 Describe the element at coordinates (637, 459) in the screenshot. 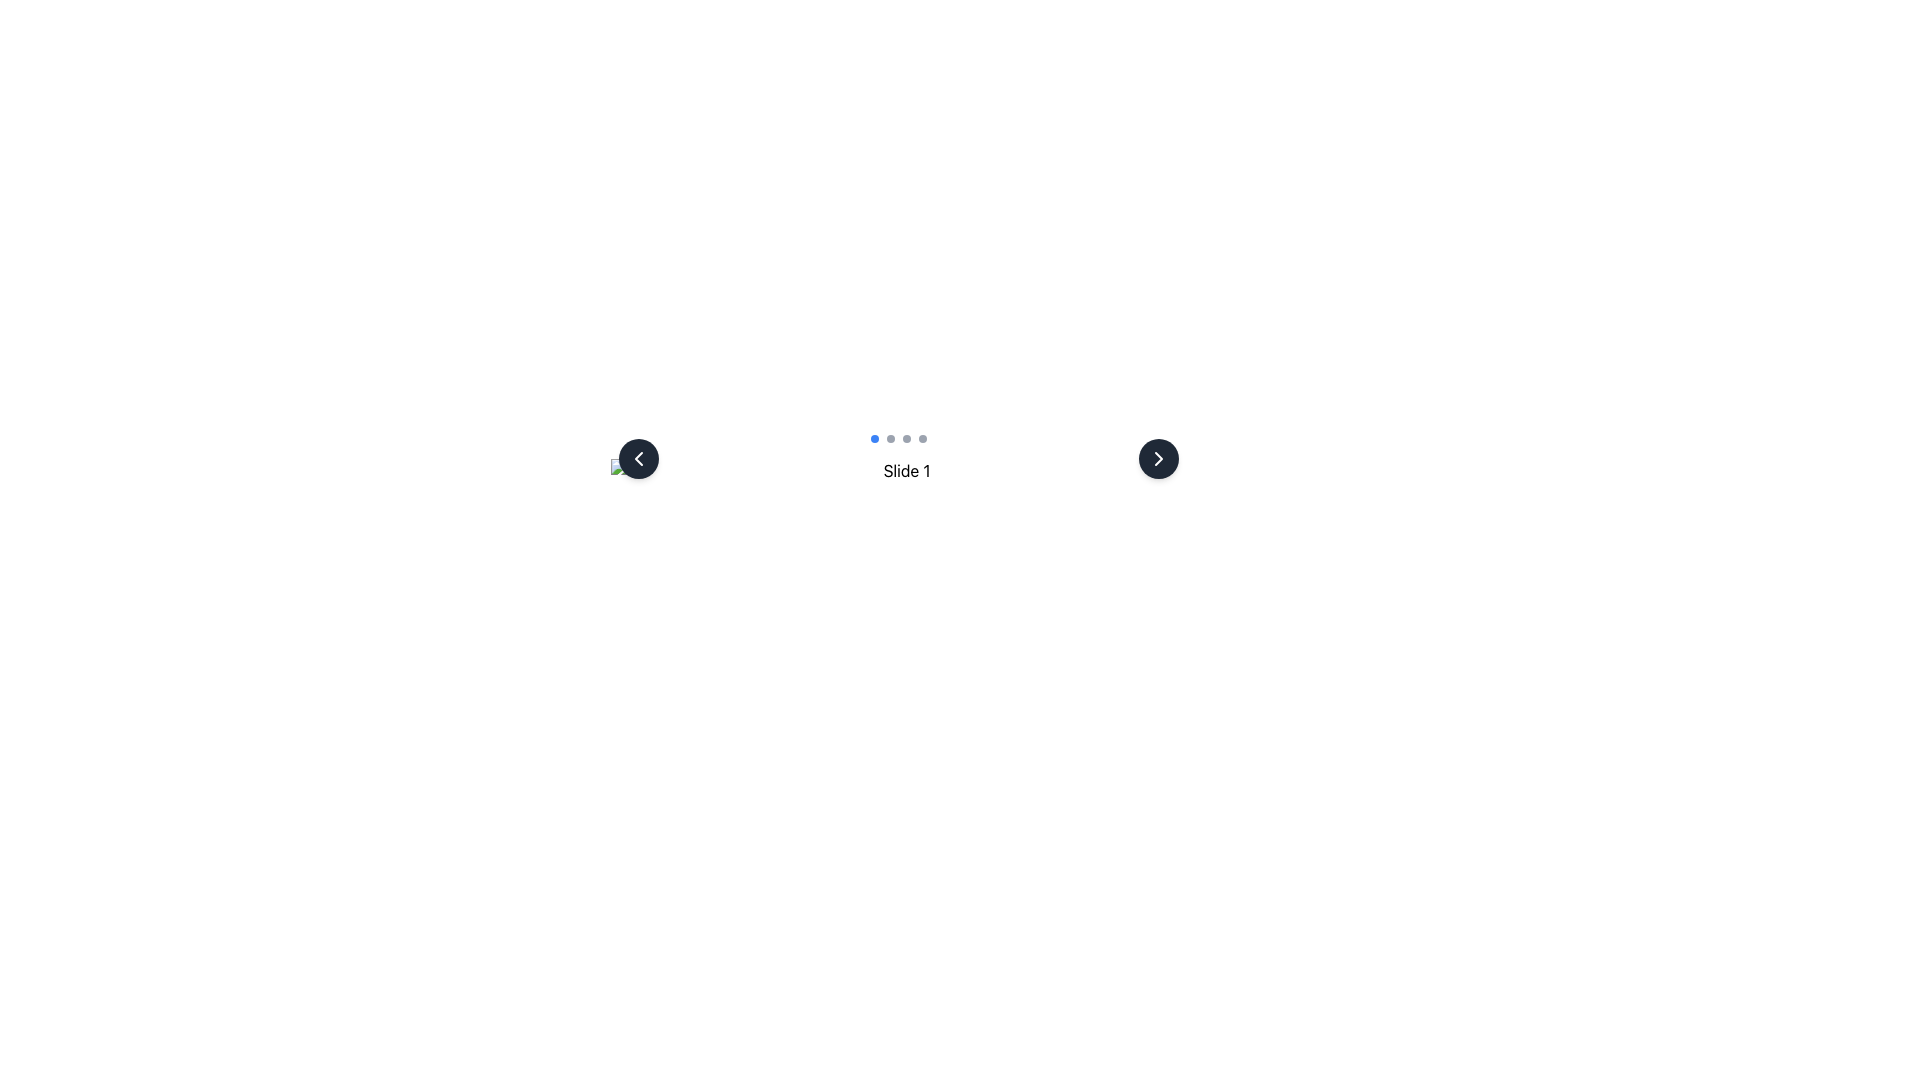

I see `the circular dark-gray button with a white left-facing arrow icon to trigger its hover effects` at that location.